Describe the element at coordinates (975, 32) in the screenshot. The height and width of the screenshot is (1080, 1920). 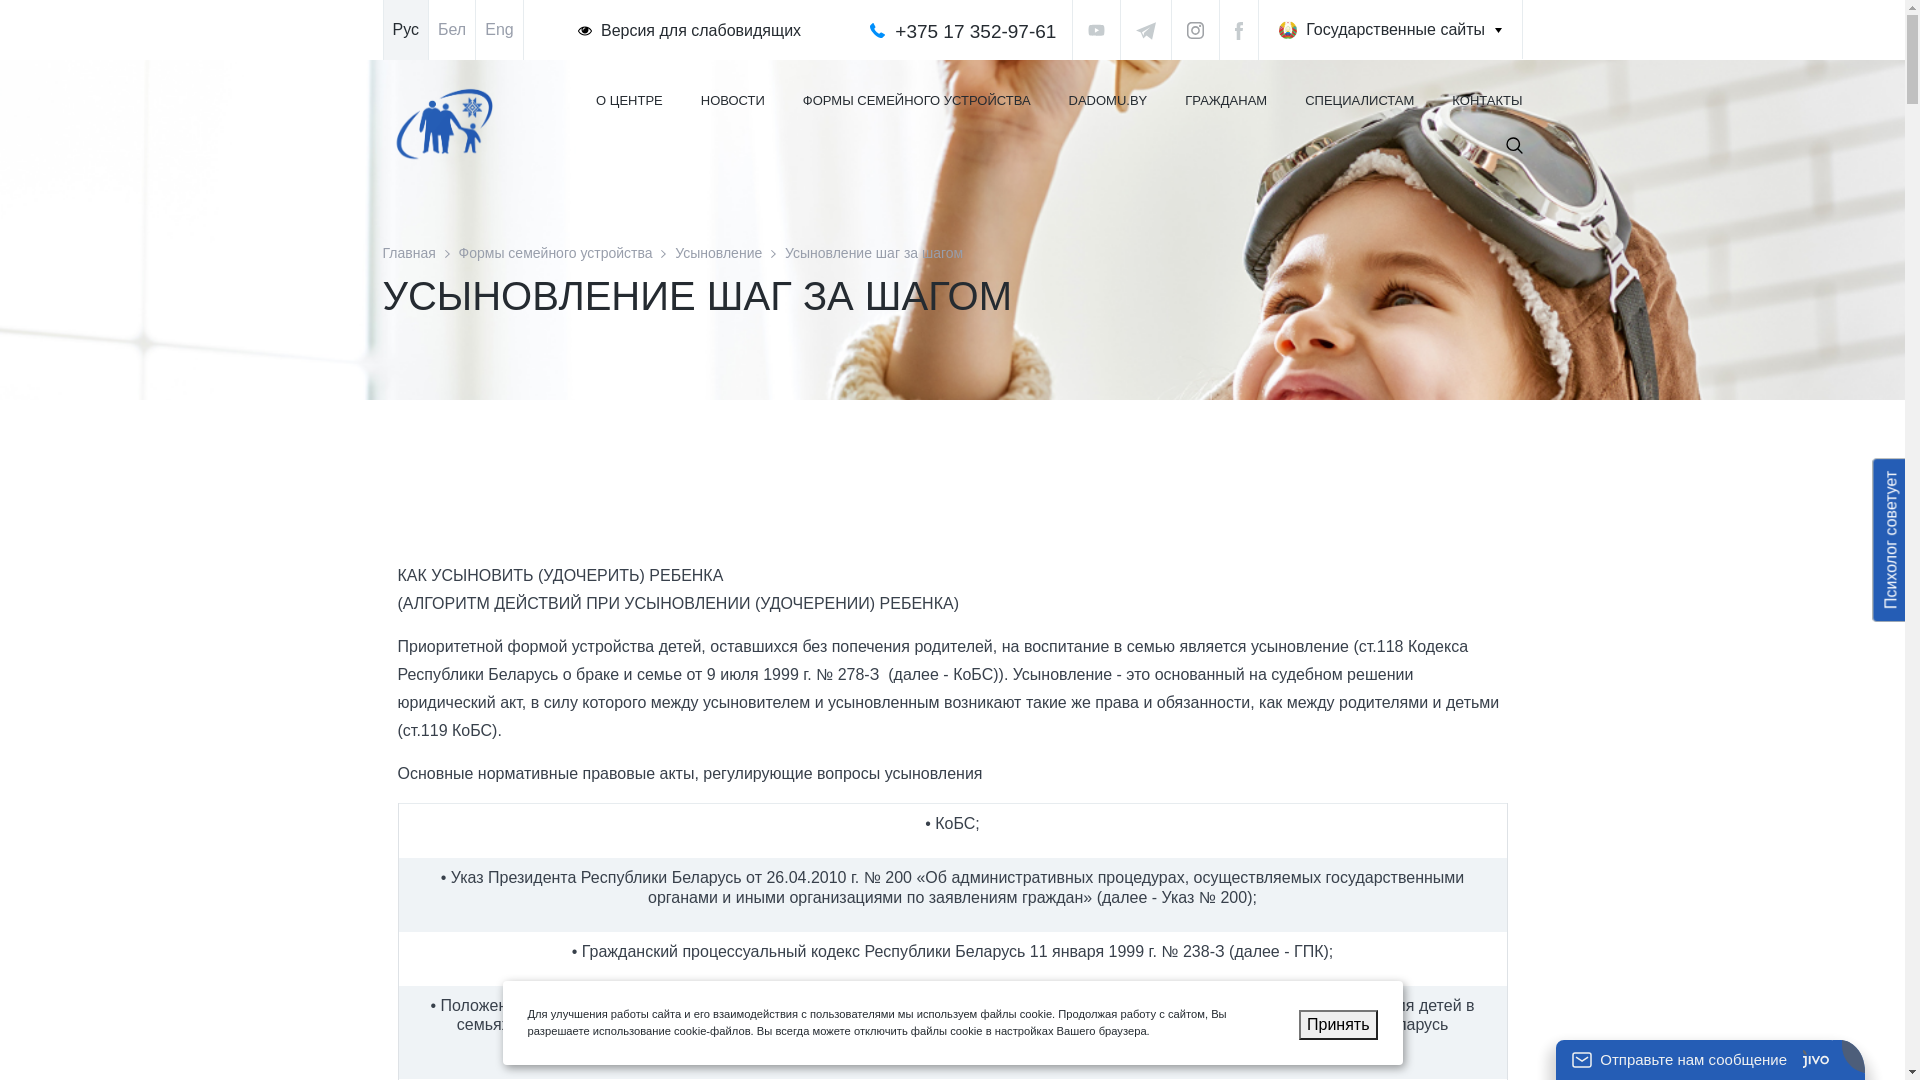
I see `'+375 17 352-97-61'` at that location.